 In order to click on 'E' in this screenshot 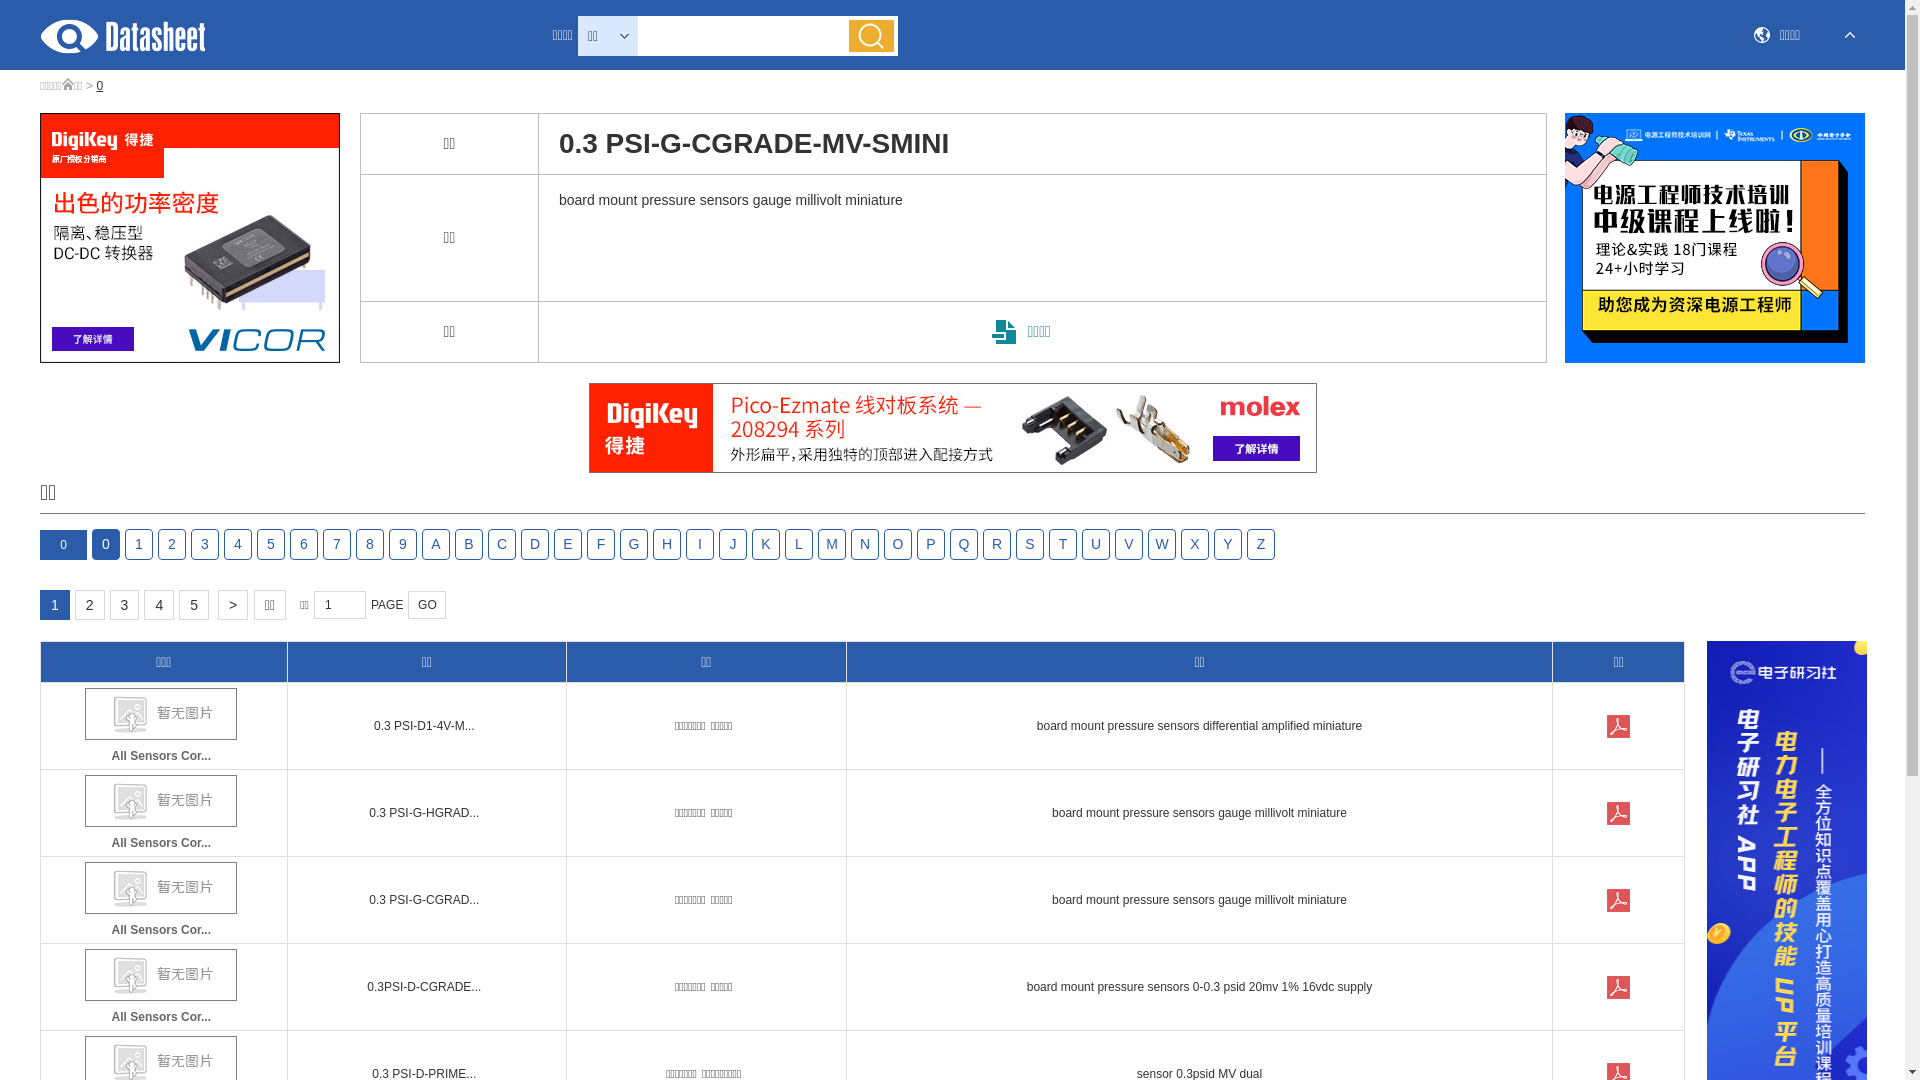, I will do `click(566, 544)`.